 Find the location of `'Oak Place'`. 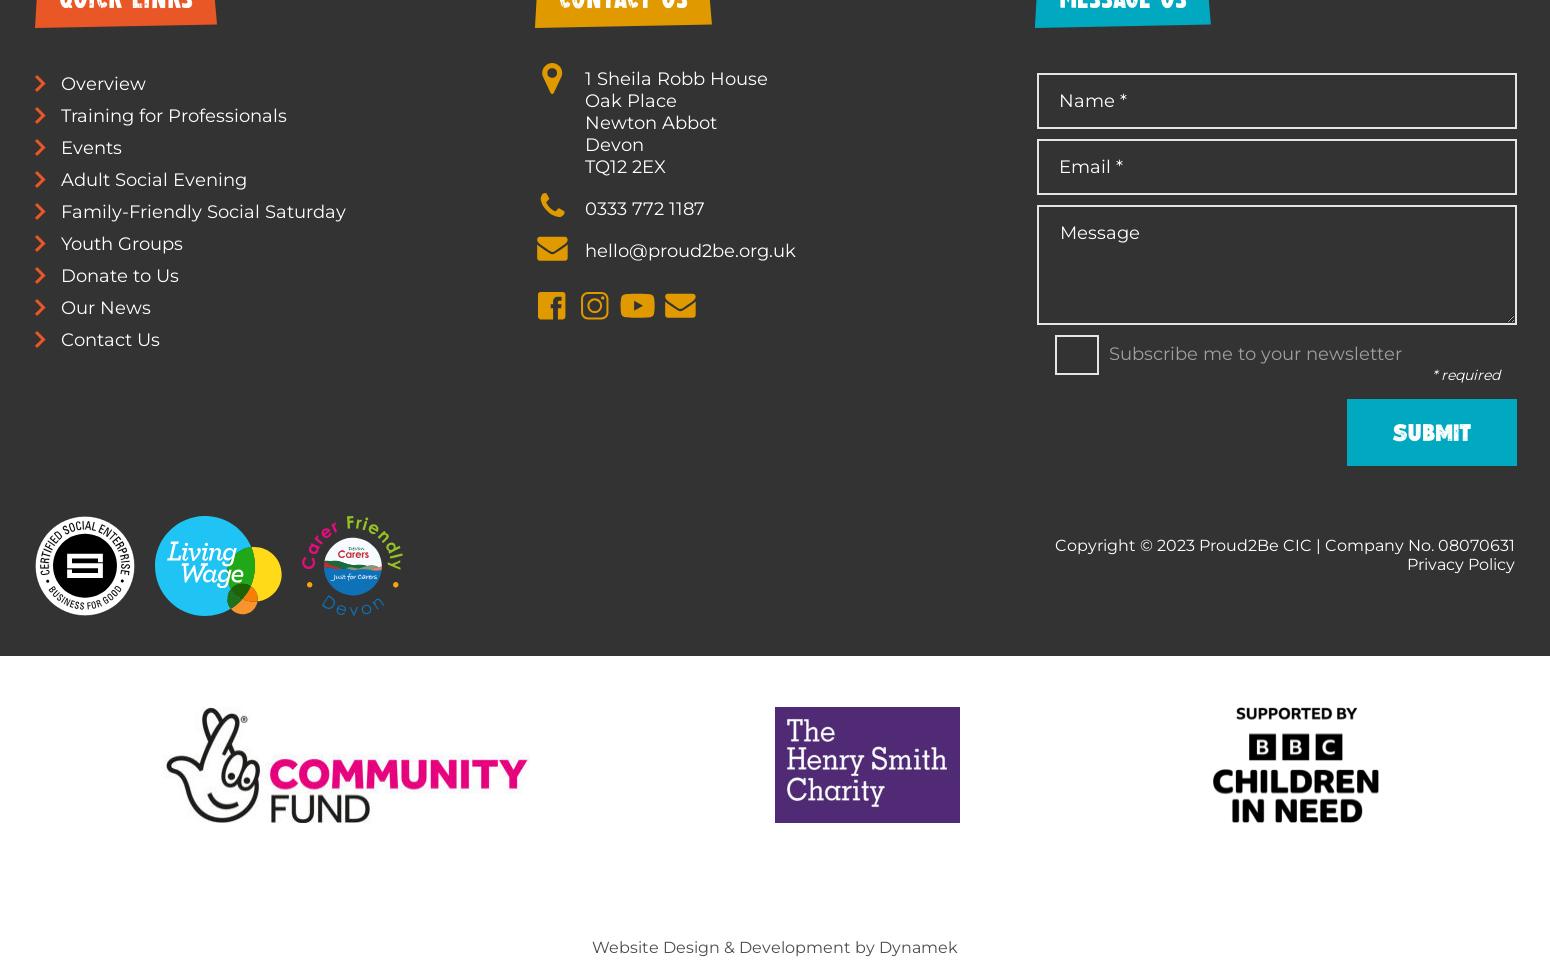

'Oak Place' is located at coordinates (629, 98).